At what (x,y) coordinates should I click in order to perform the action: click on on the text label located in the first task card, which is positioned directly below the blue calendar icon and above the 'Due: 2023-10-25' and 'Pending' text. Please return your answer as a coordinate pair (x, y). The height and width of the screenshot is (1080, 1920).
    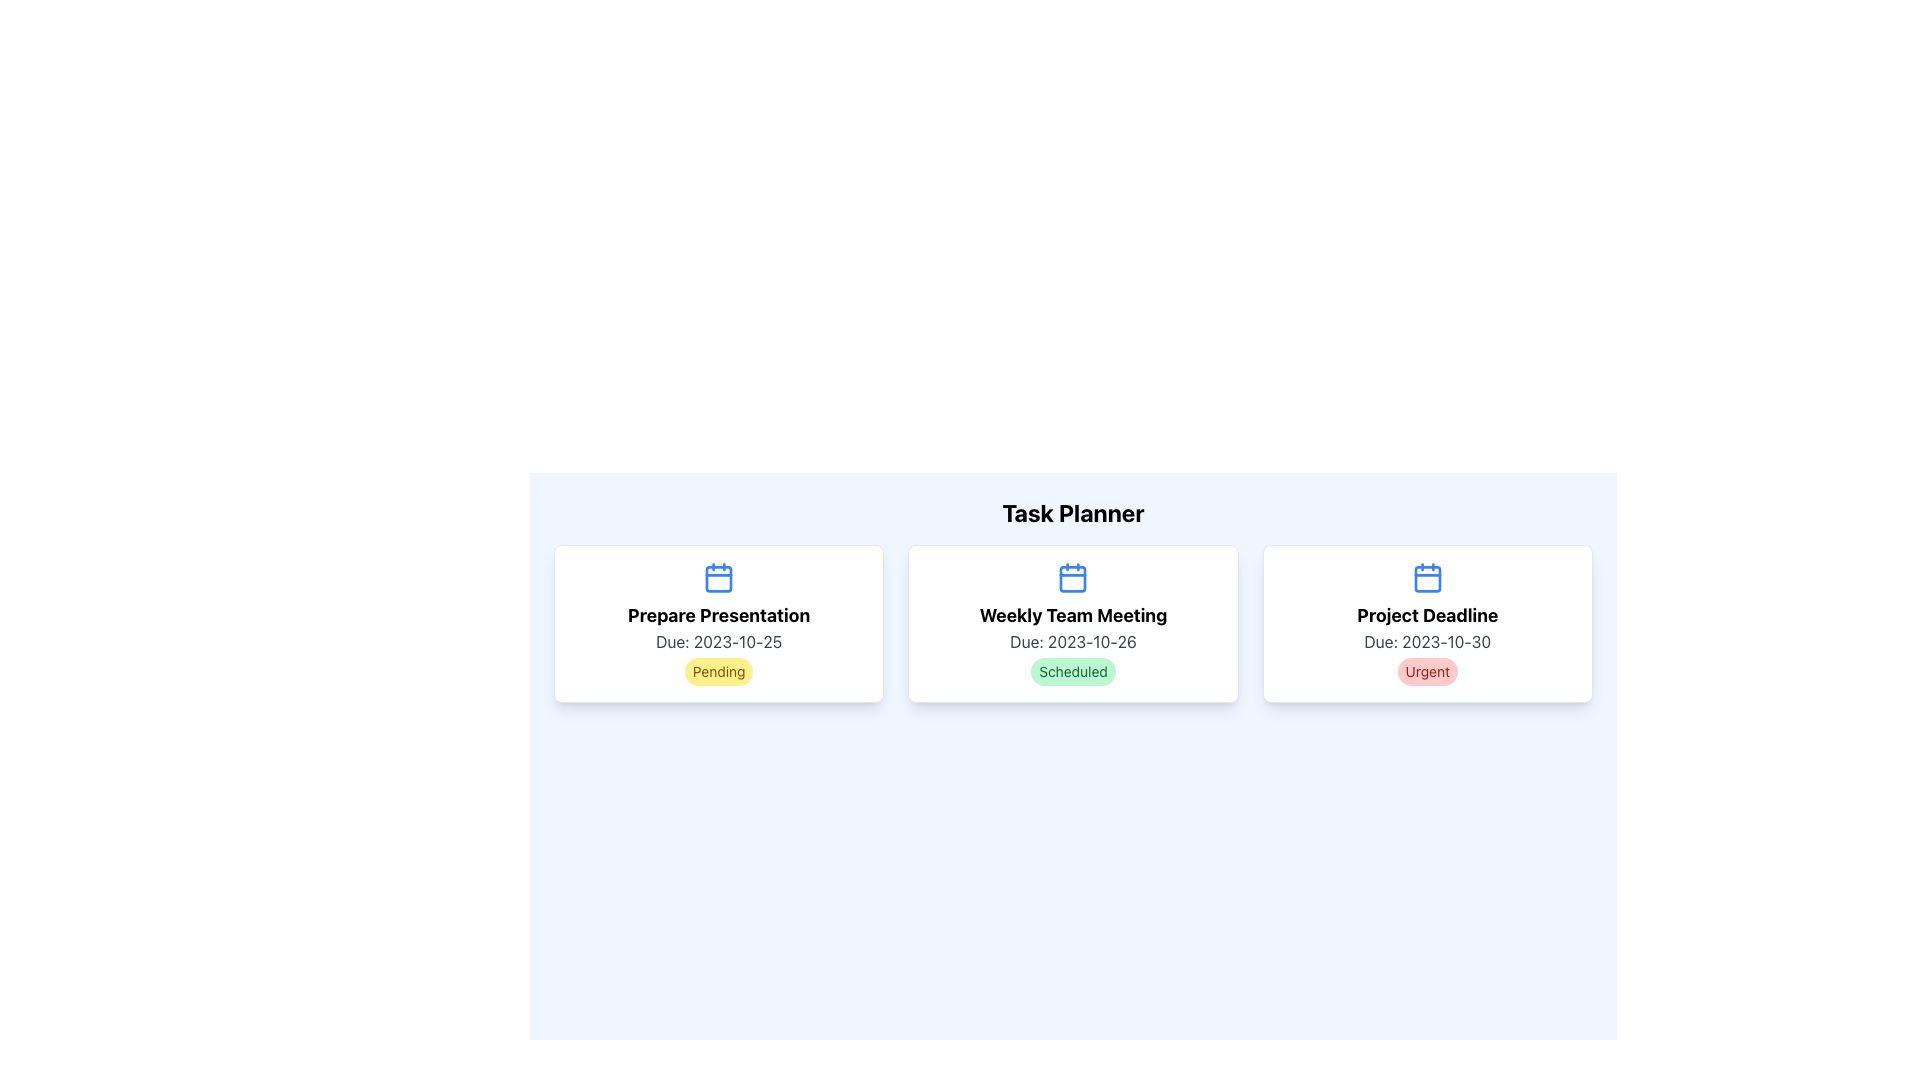
    Looking at the image, I should click on (719, 615).